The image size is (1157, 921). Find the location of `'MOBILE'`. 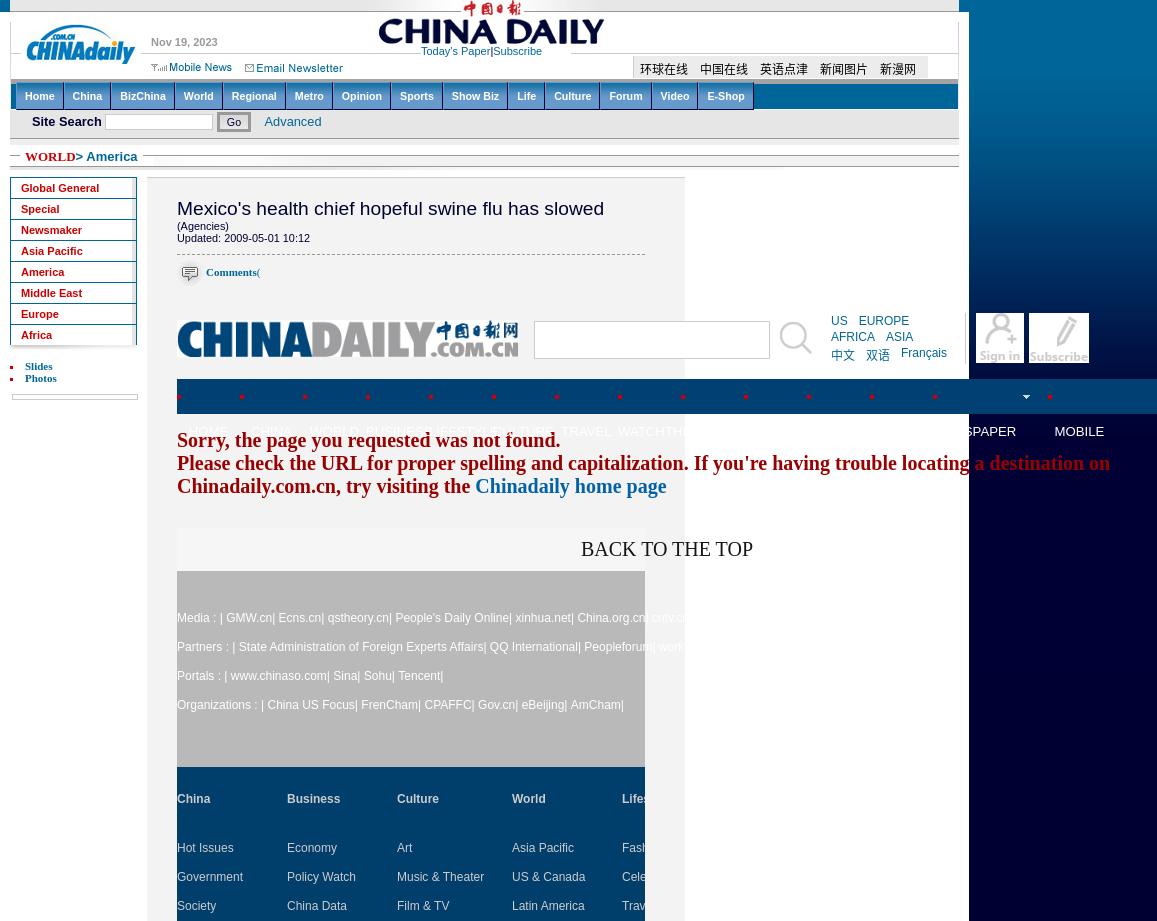

'MOBILE' is located at coordinates (1078, 431).